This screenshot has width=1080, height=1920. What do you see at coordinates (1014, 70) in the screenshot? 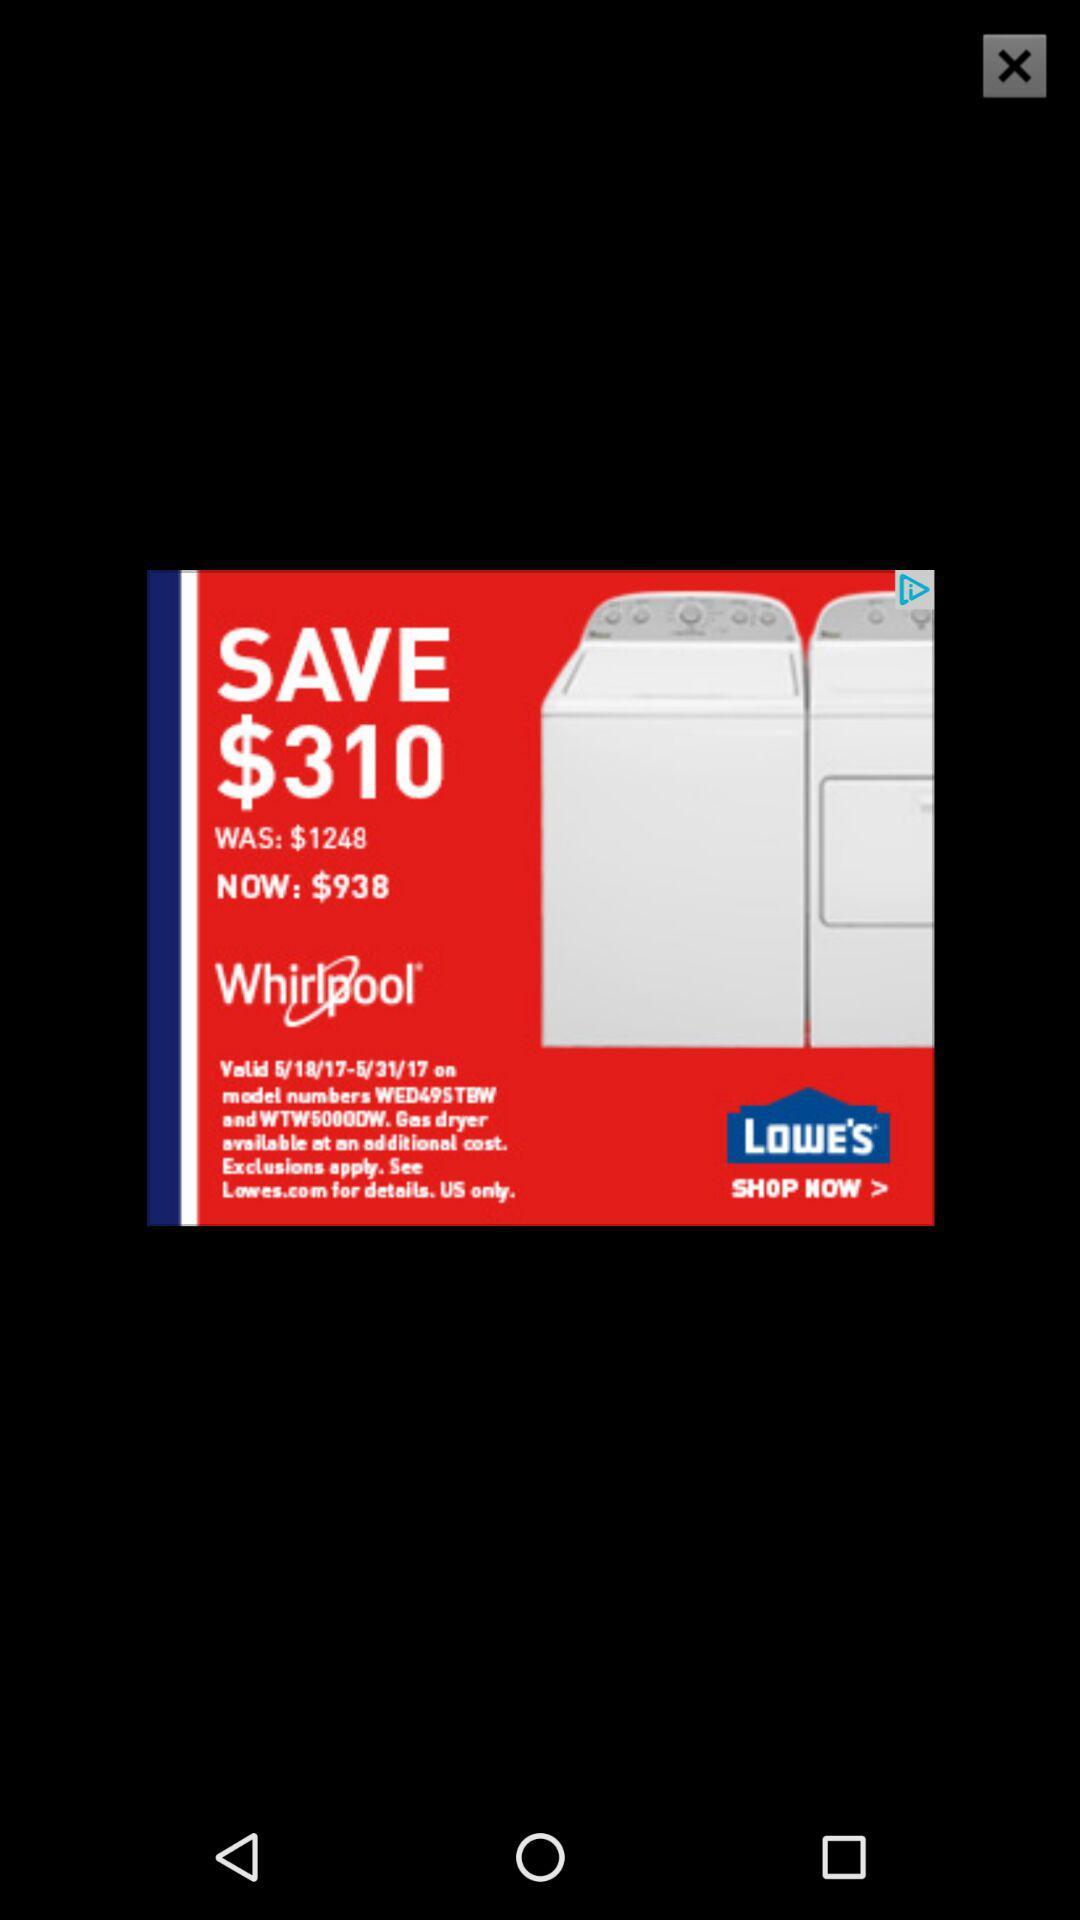
I see `the close icon` at bounding box center [1014, 70].